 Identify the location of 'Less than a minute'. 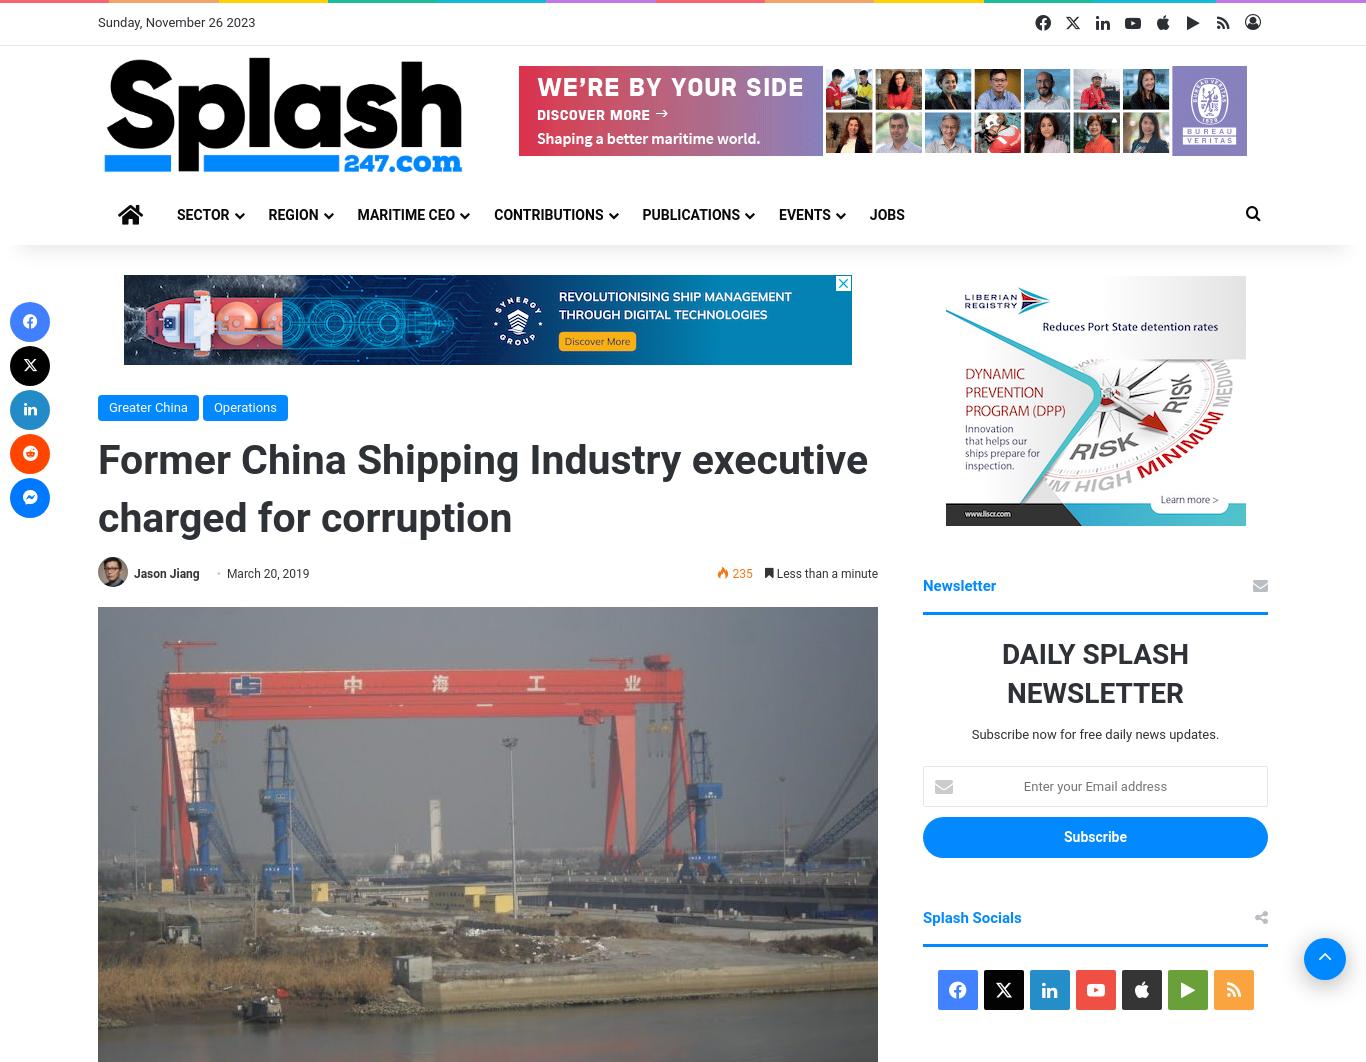
(773, 574).